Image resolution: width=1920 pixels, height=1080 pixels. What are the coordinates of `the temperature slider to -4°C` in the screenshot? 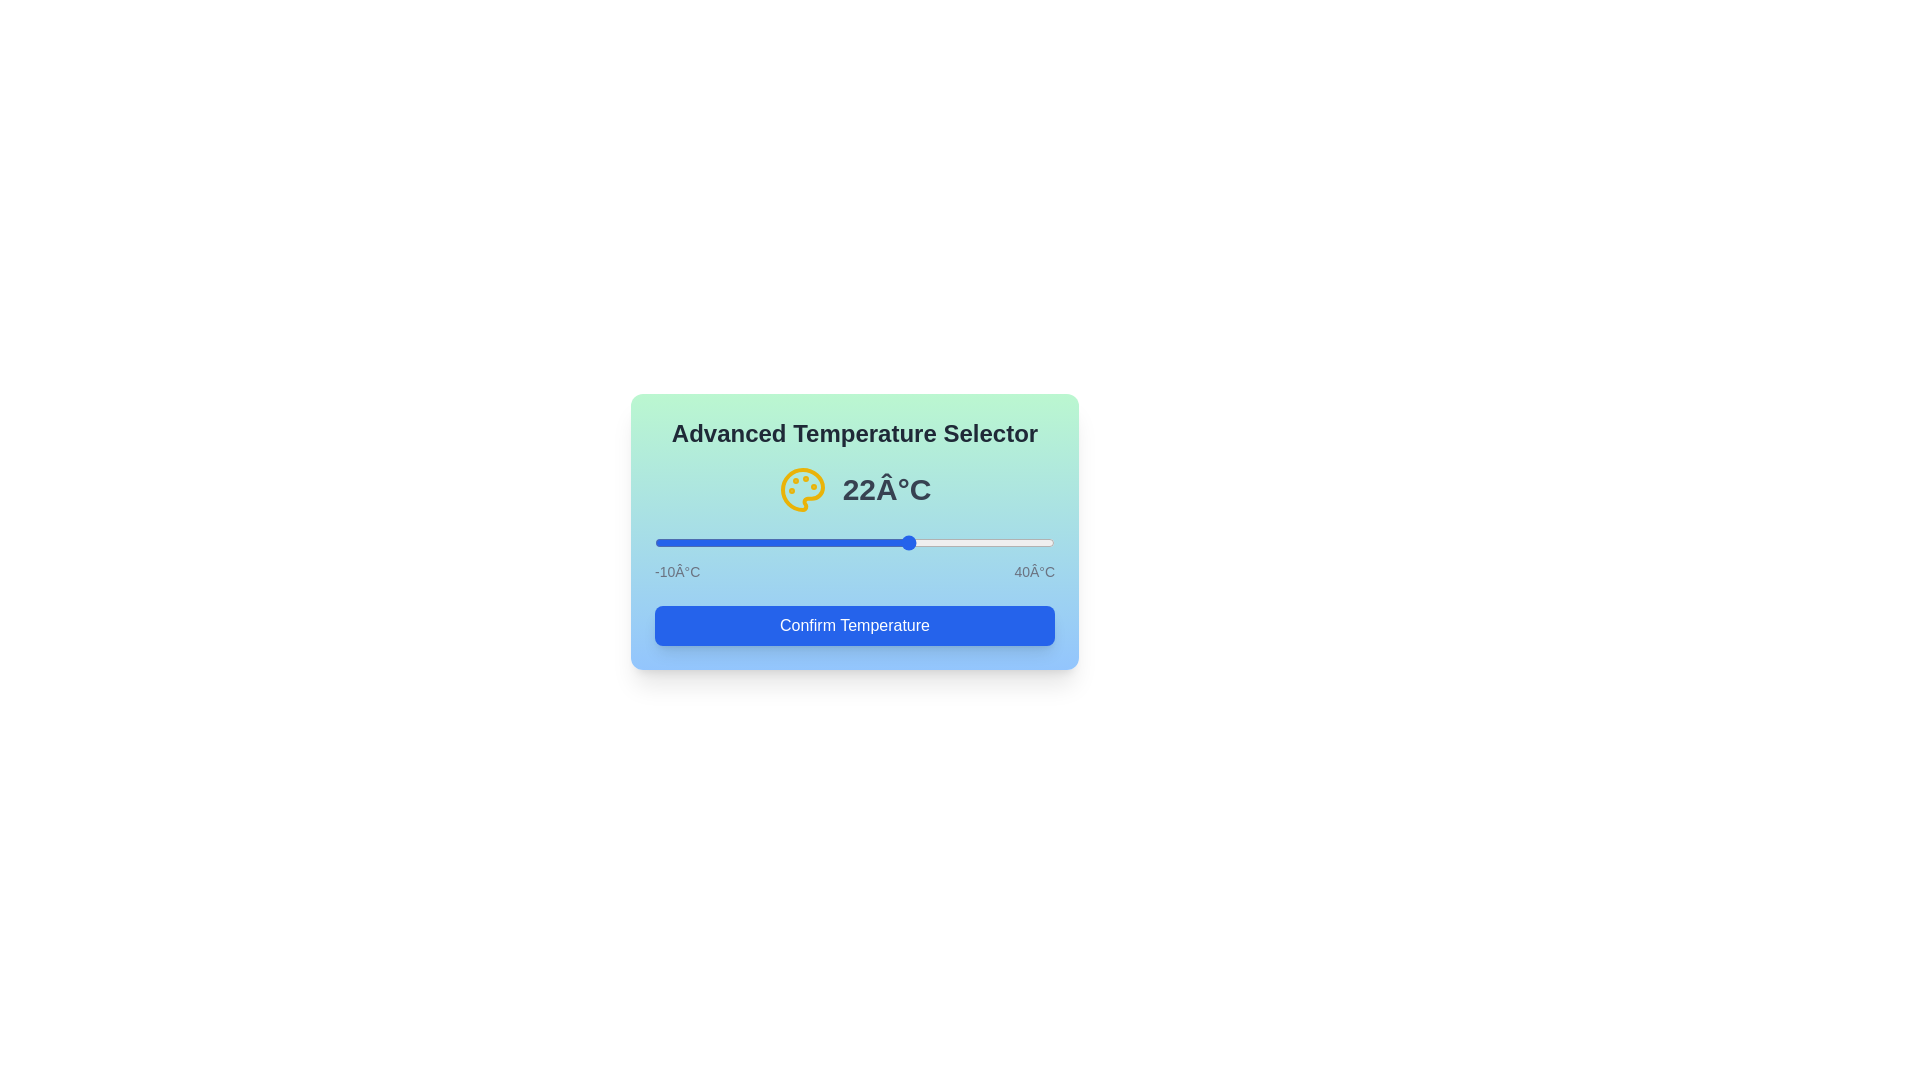 It's located at (702, 543).